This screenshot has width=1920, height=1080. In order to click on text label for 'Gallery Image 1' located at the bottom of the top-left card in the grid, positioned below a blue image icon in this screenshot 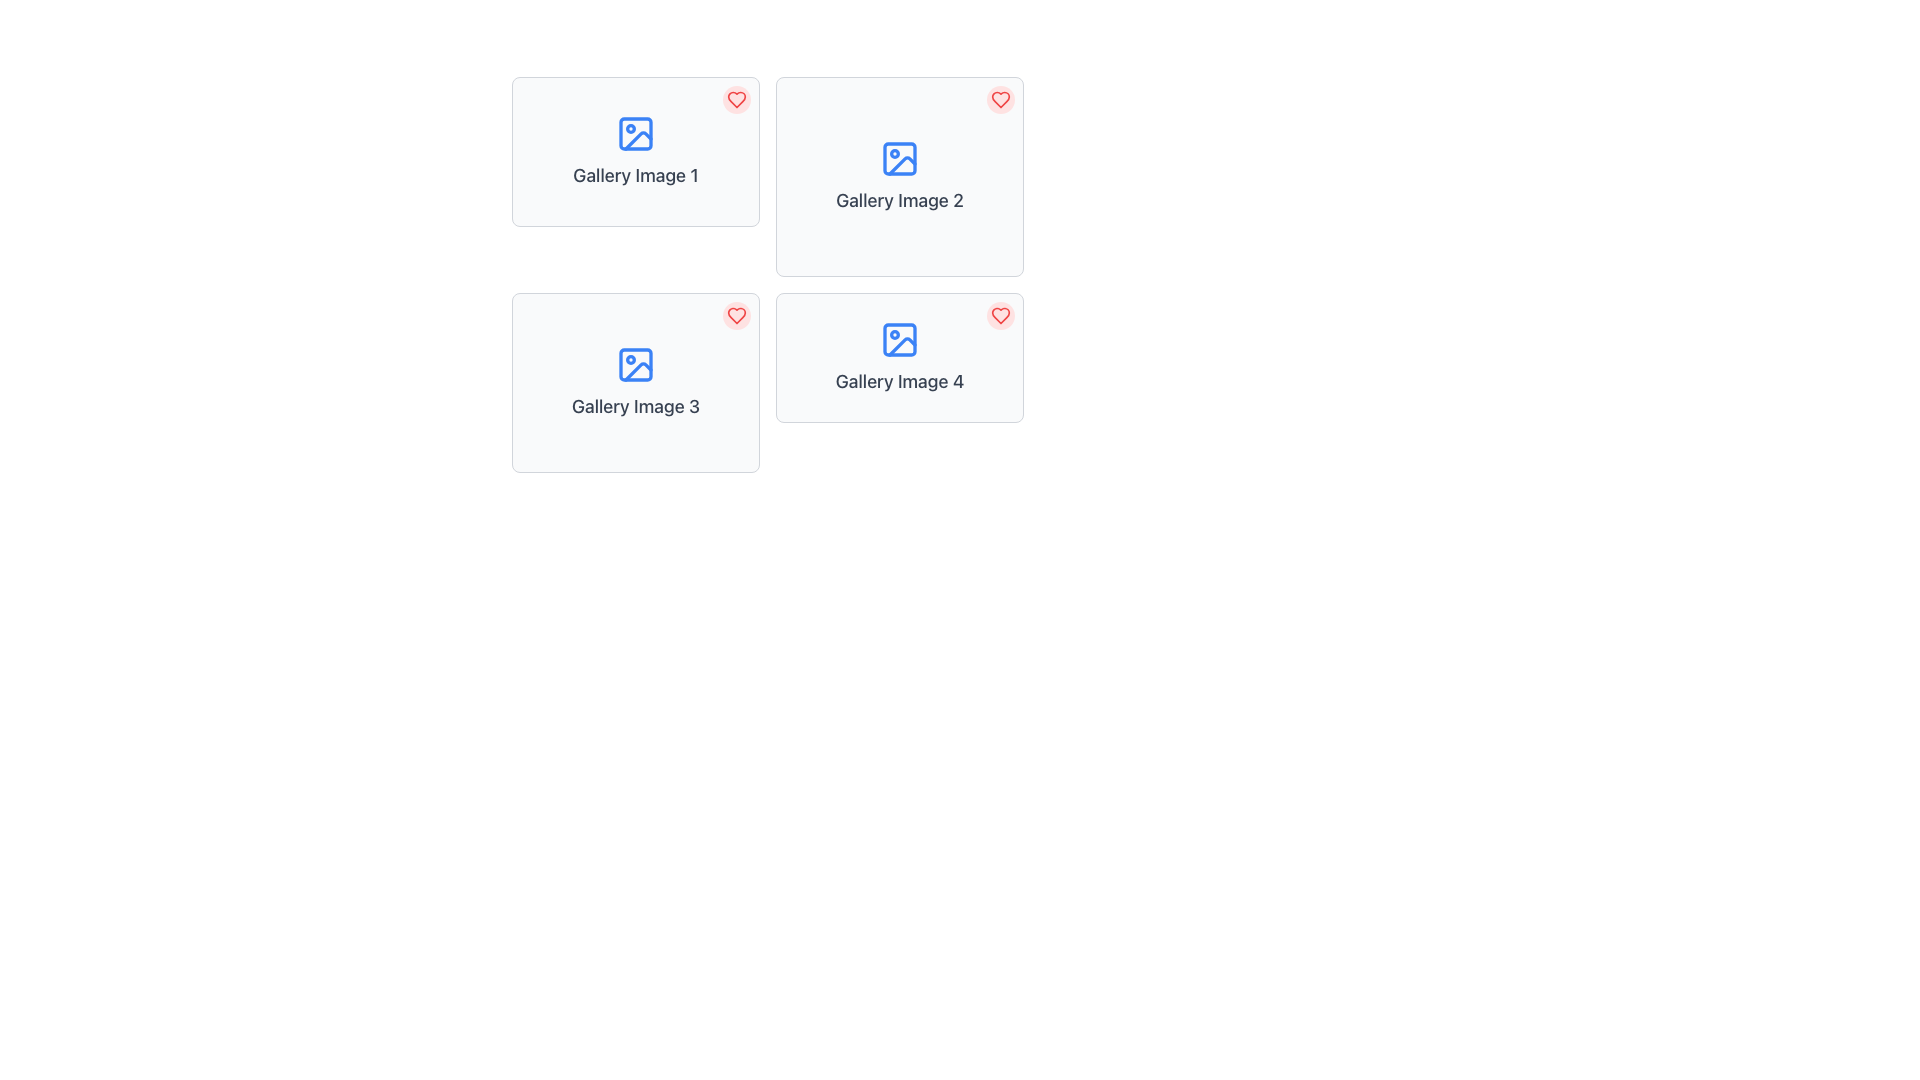, I will do `click(634, 175)`.